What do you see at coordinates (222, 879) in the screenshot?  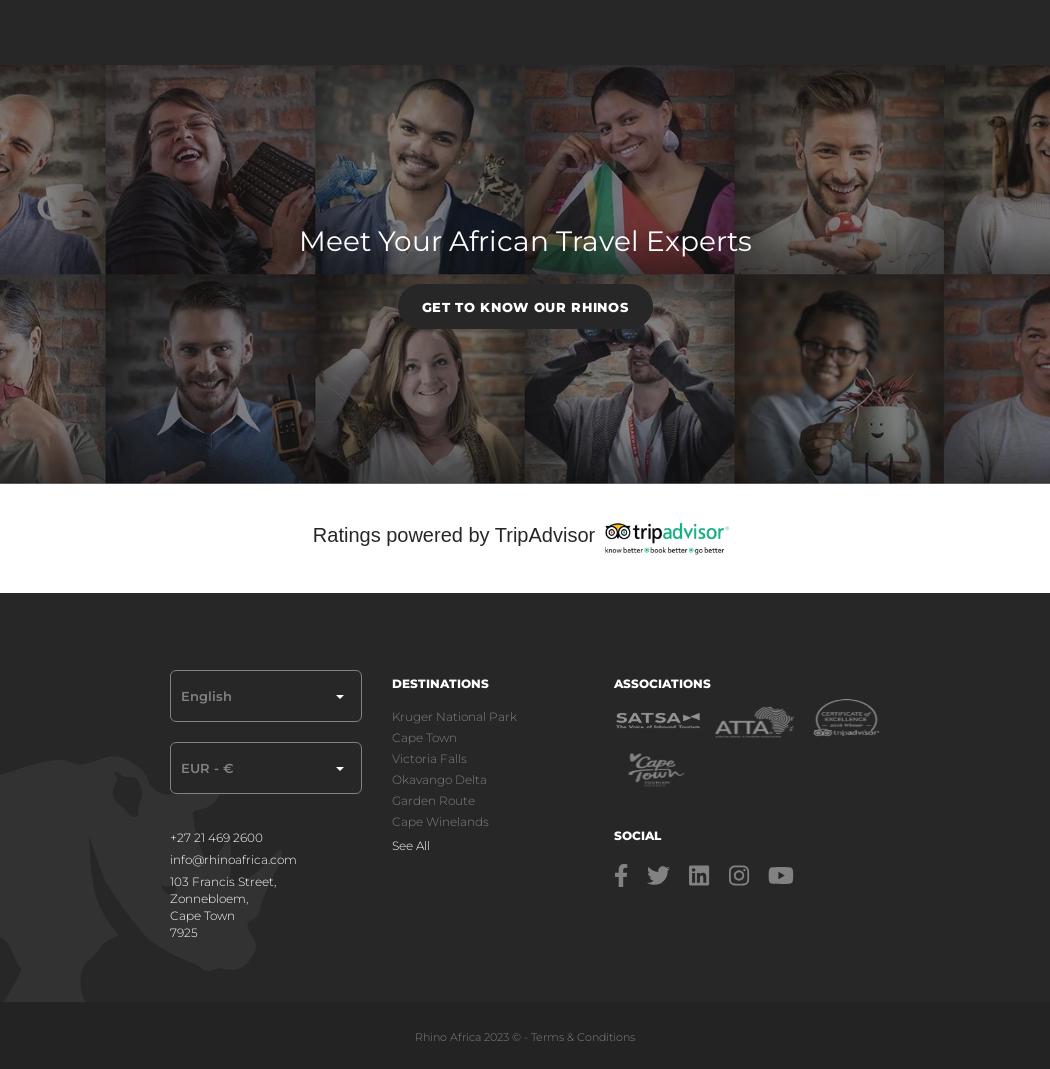 I see `'103 Francis Street,'` at bounding box center [222, 879].